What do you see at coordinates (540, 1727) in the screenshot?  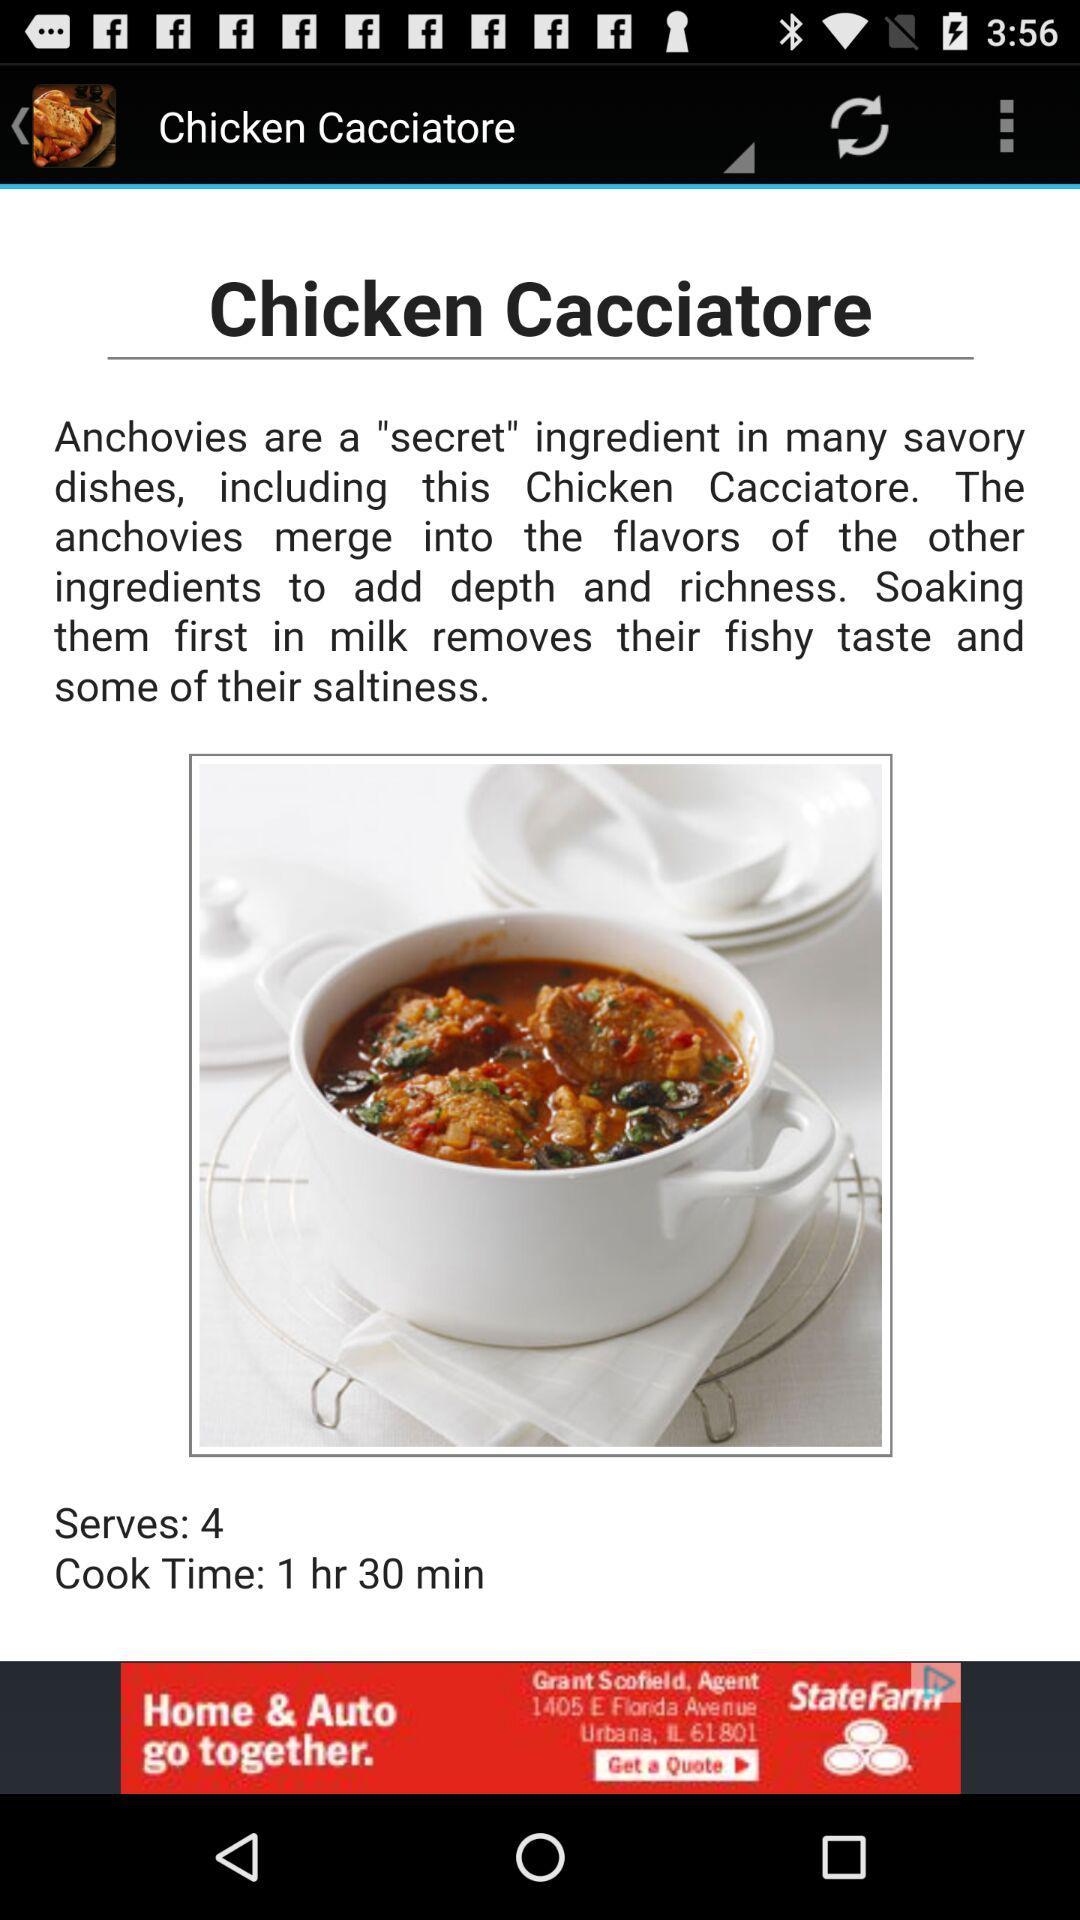 I see `open advertisement` at bounding box center [540, 1727].